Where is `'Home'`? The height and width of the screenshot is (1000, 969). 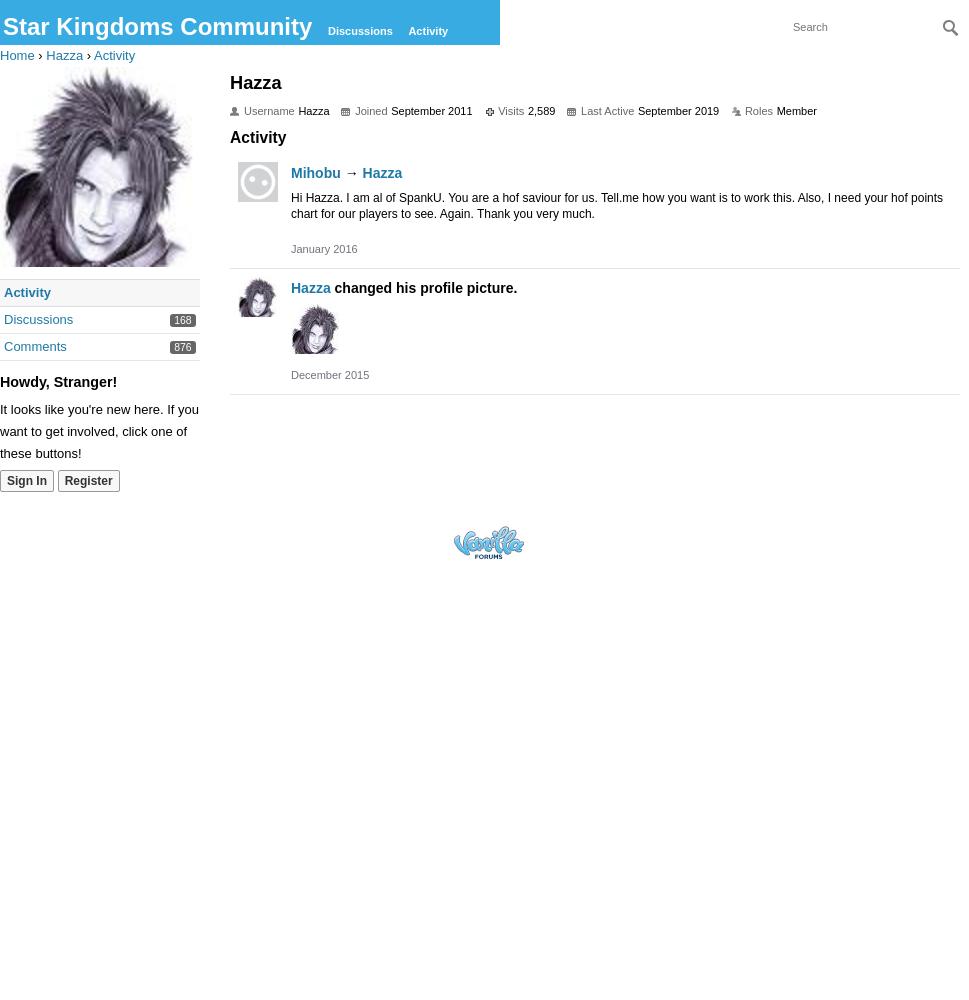
'Home' is located at coordinates (16, 55).